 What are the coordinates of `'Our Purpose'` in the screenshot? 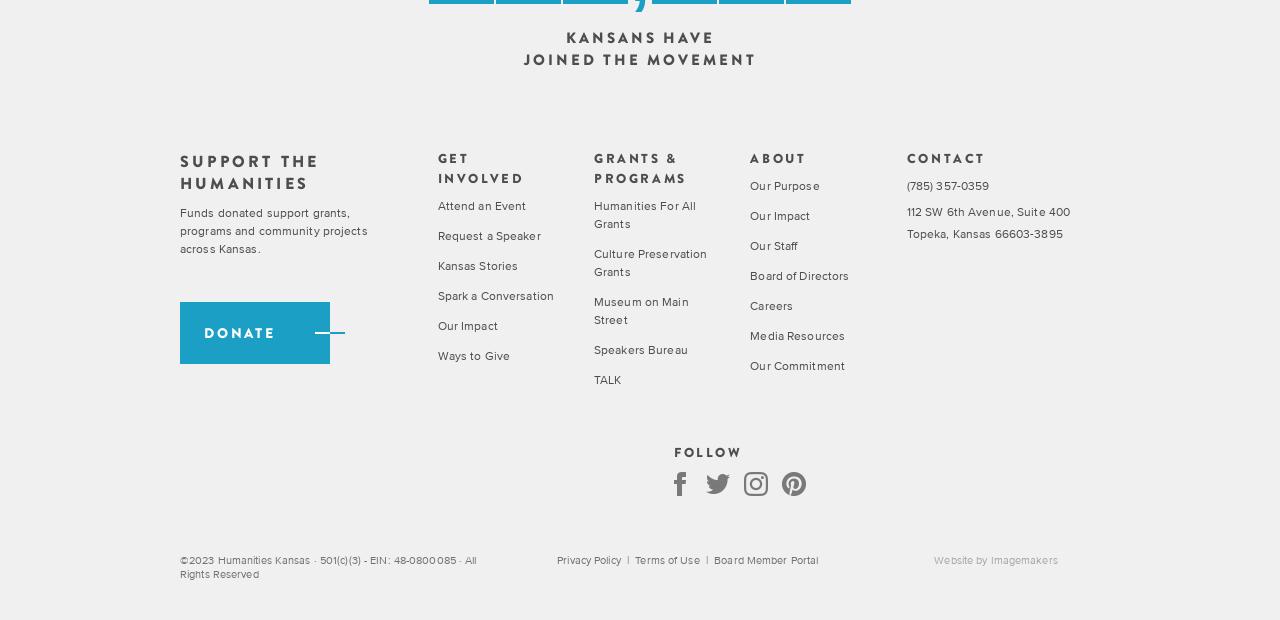 It's located at (783, 184).